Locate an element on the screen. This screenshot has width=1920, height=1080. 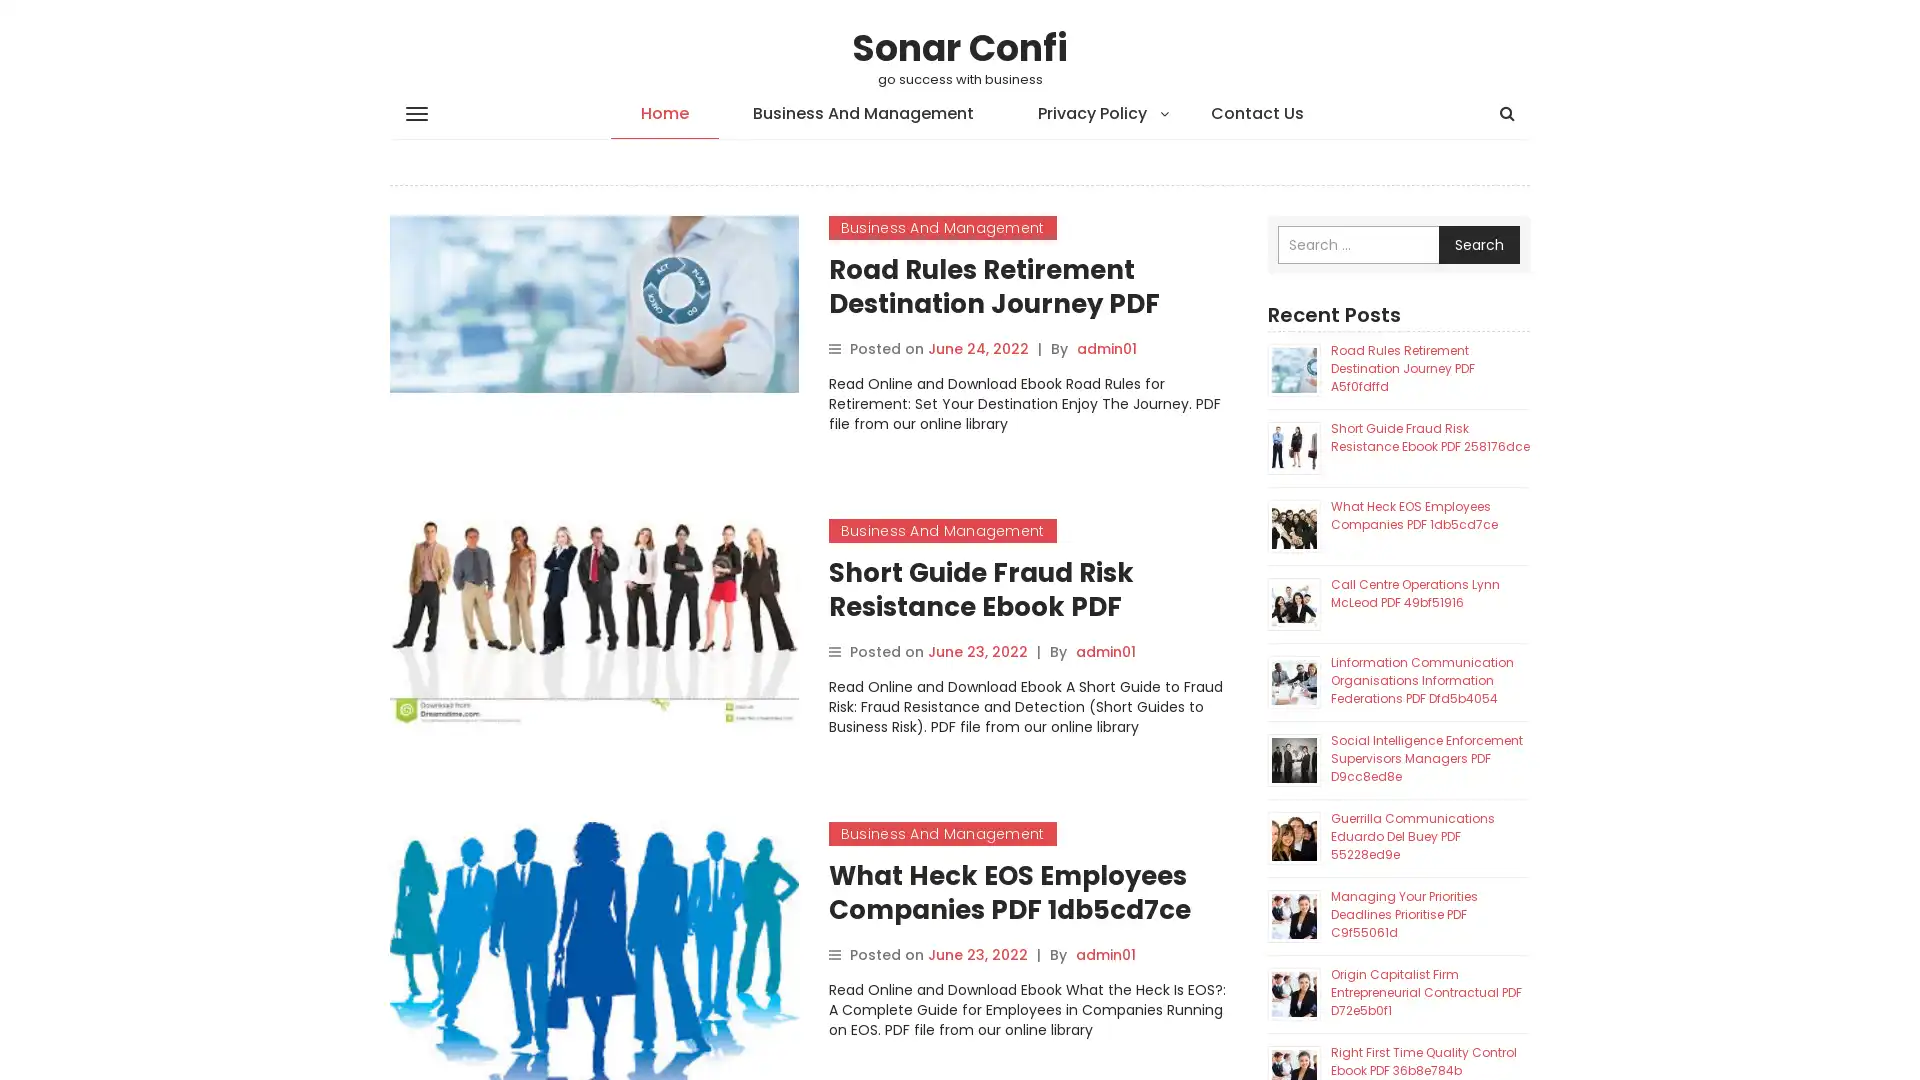
Search is located at coordinates (1479, 244).